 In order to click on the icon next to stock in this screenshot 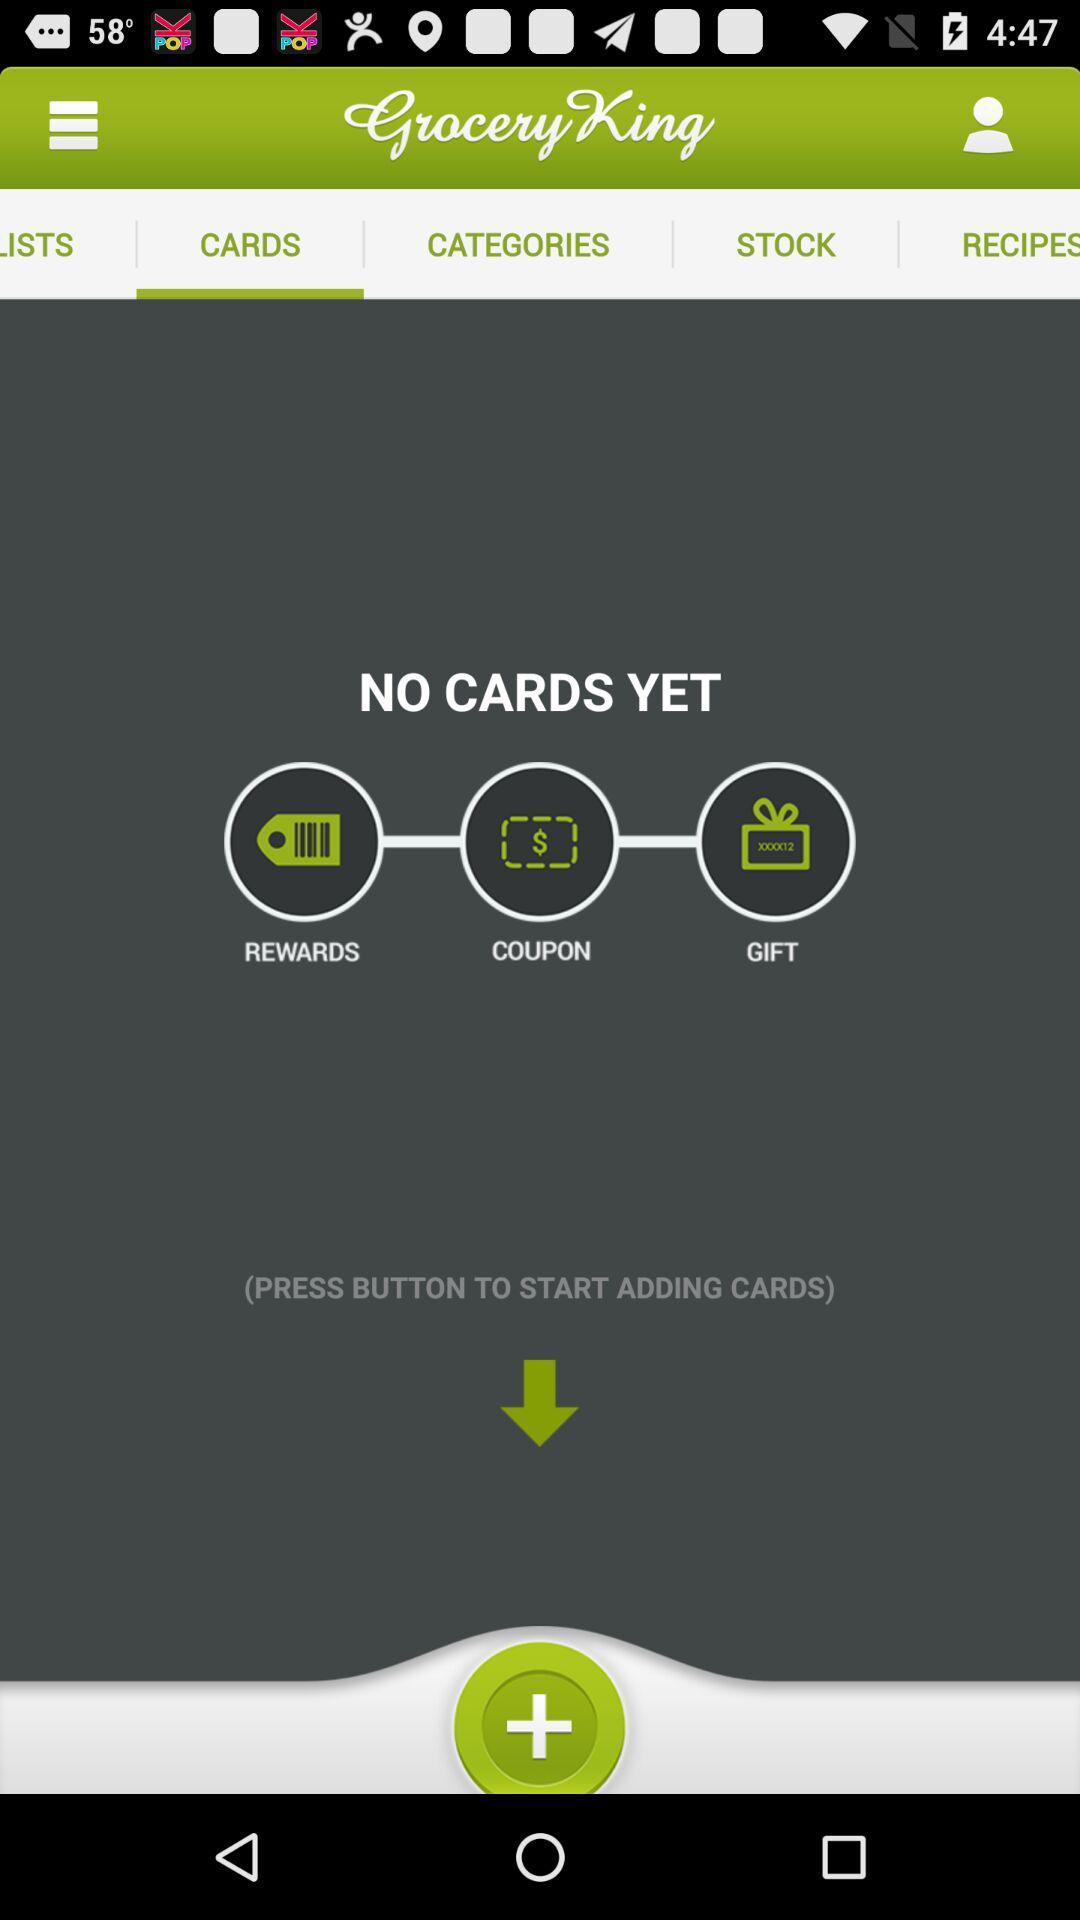, I will do `click(517, 243)`.